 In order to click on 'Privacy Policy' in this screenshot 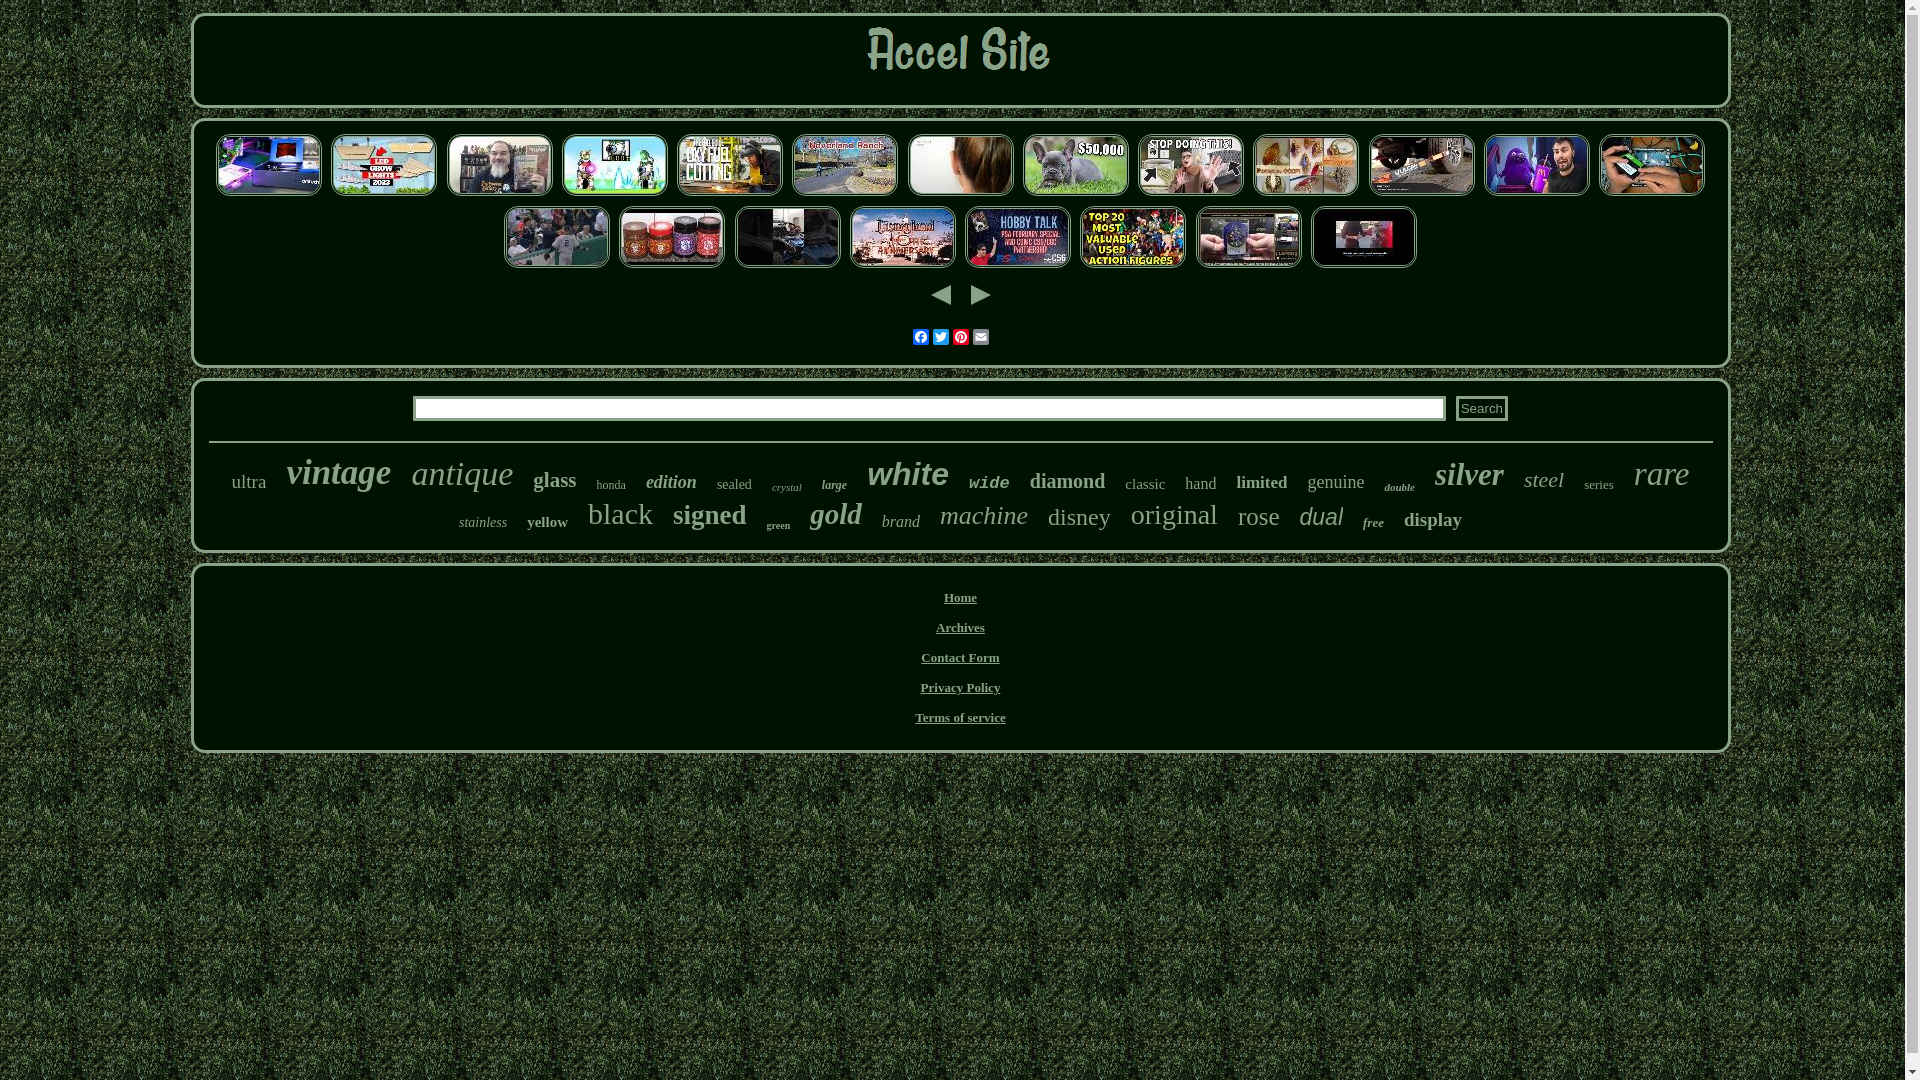, I will do `click(920, 686)`.